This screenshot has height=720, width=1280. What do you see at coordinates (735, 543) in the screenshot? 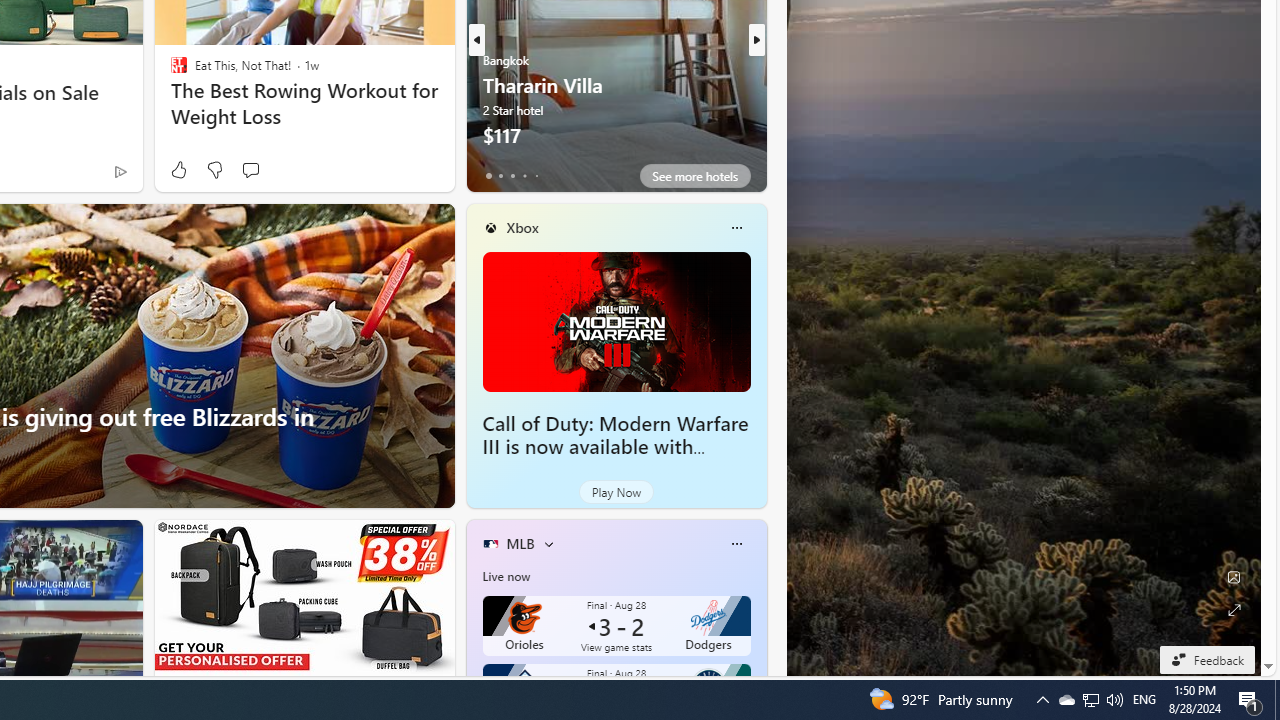
I see `'Class: icon-img'` at bounding box center [735, 543].